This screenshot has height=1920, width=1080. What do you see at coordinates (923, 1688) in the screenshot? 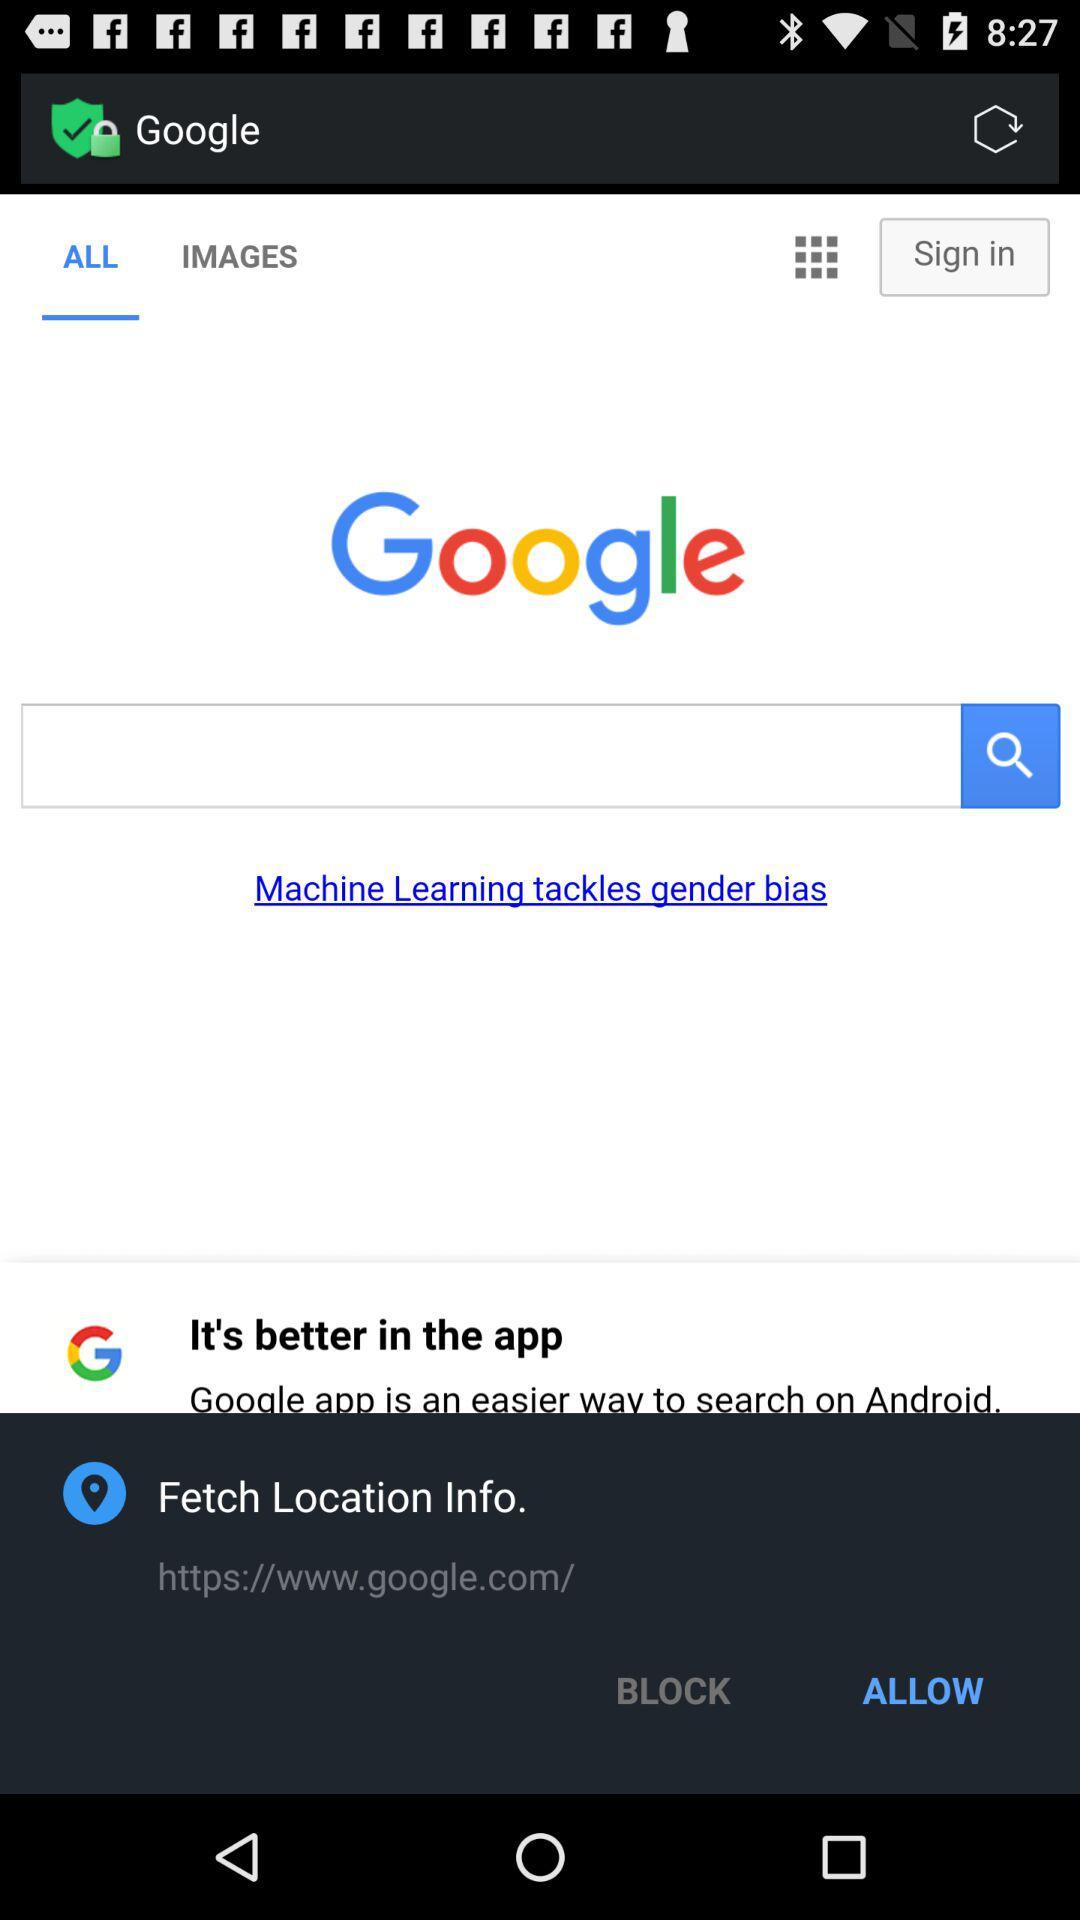
I see `the allow button` at bounding box center [923, 1688].